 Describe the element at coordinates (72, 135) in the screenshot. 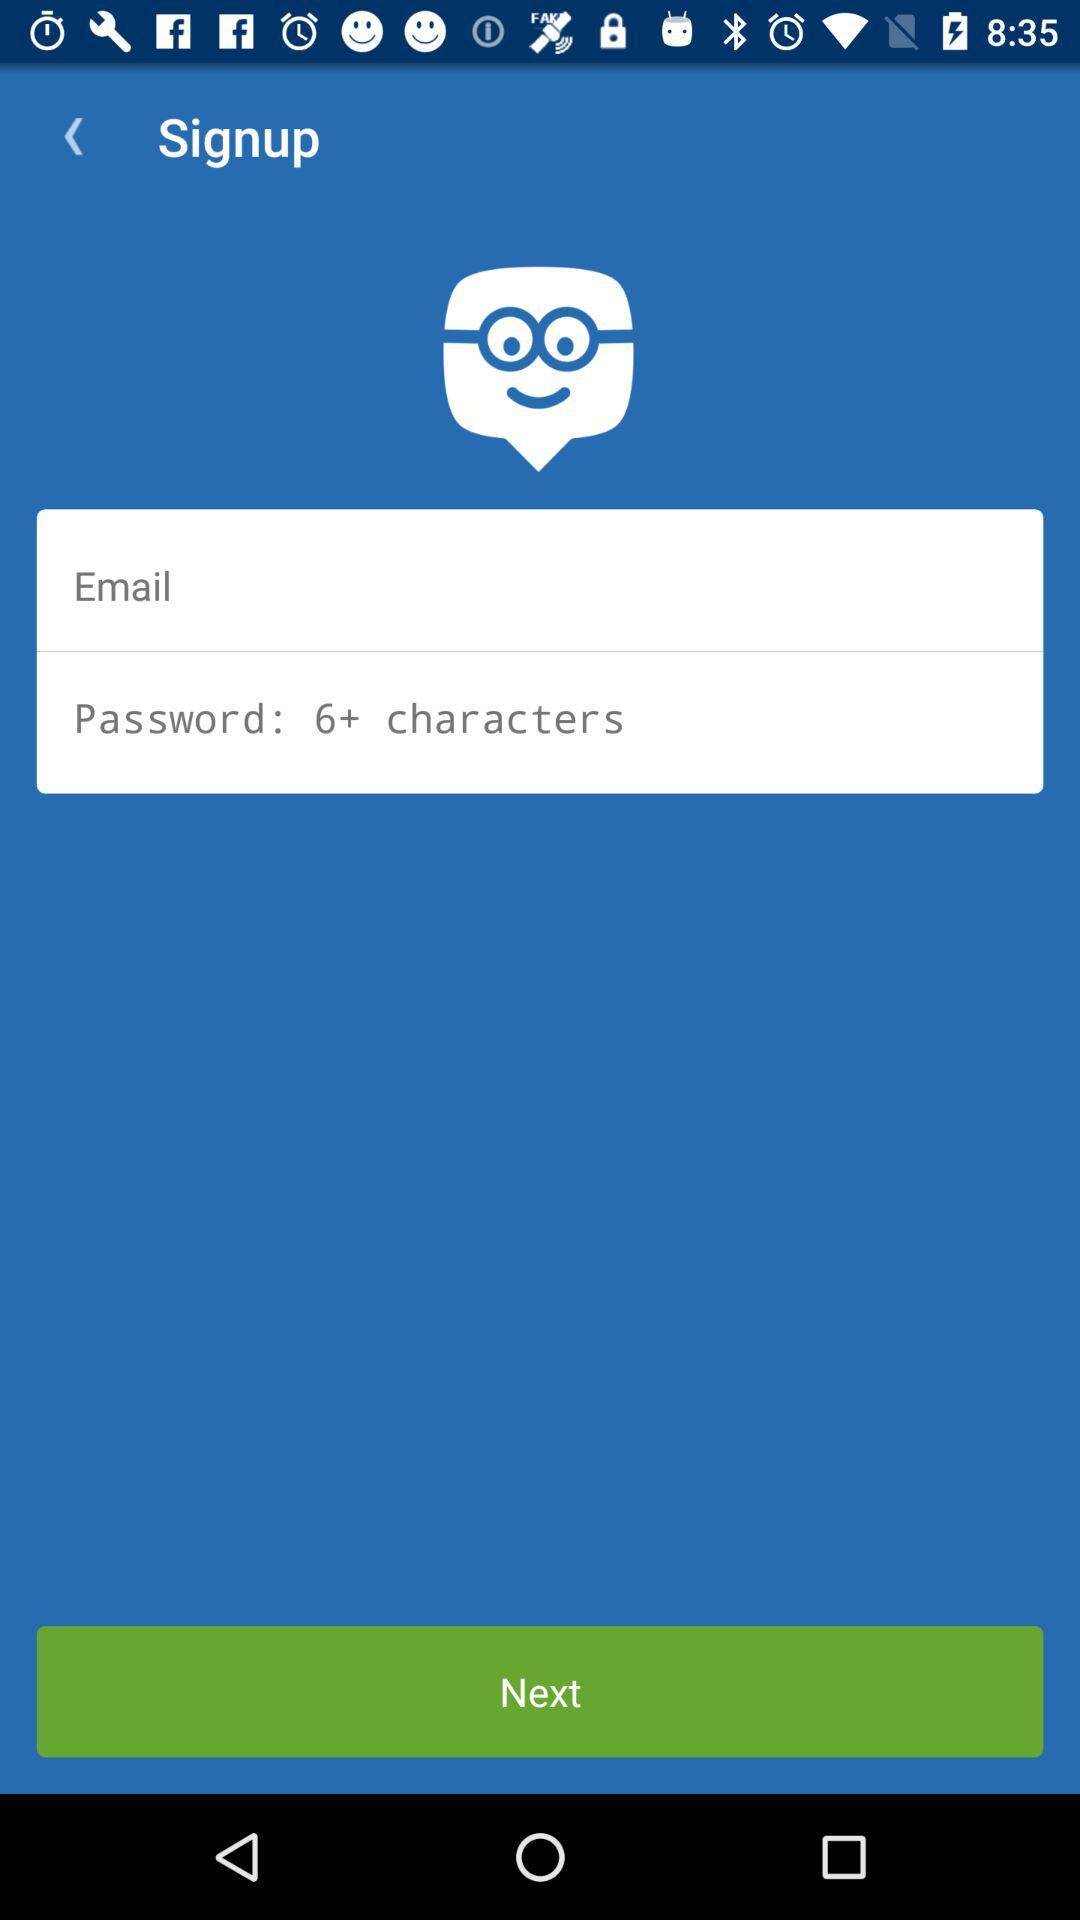

I see `icon next to signup item` at that location.